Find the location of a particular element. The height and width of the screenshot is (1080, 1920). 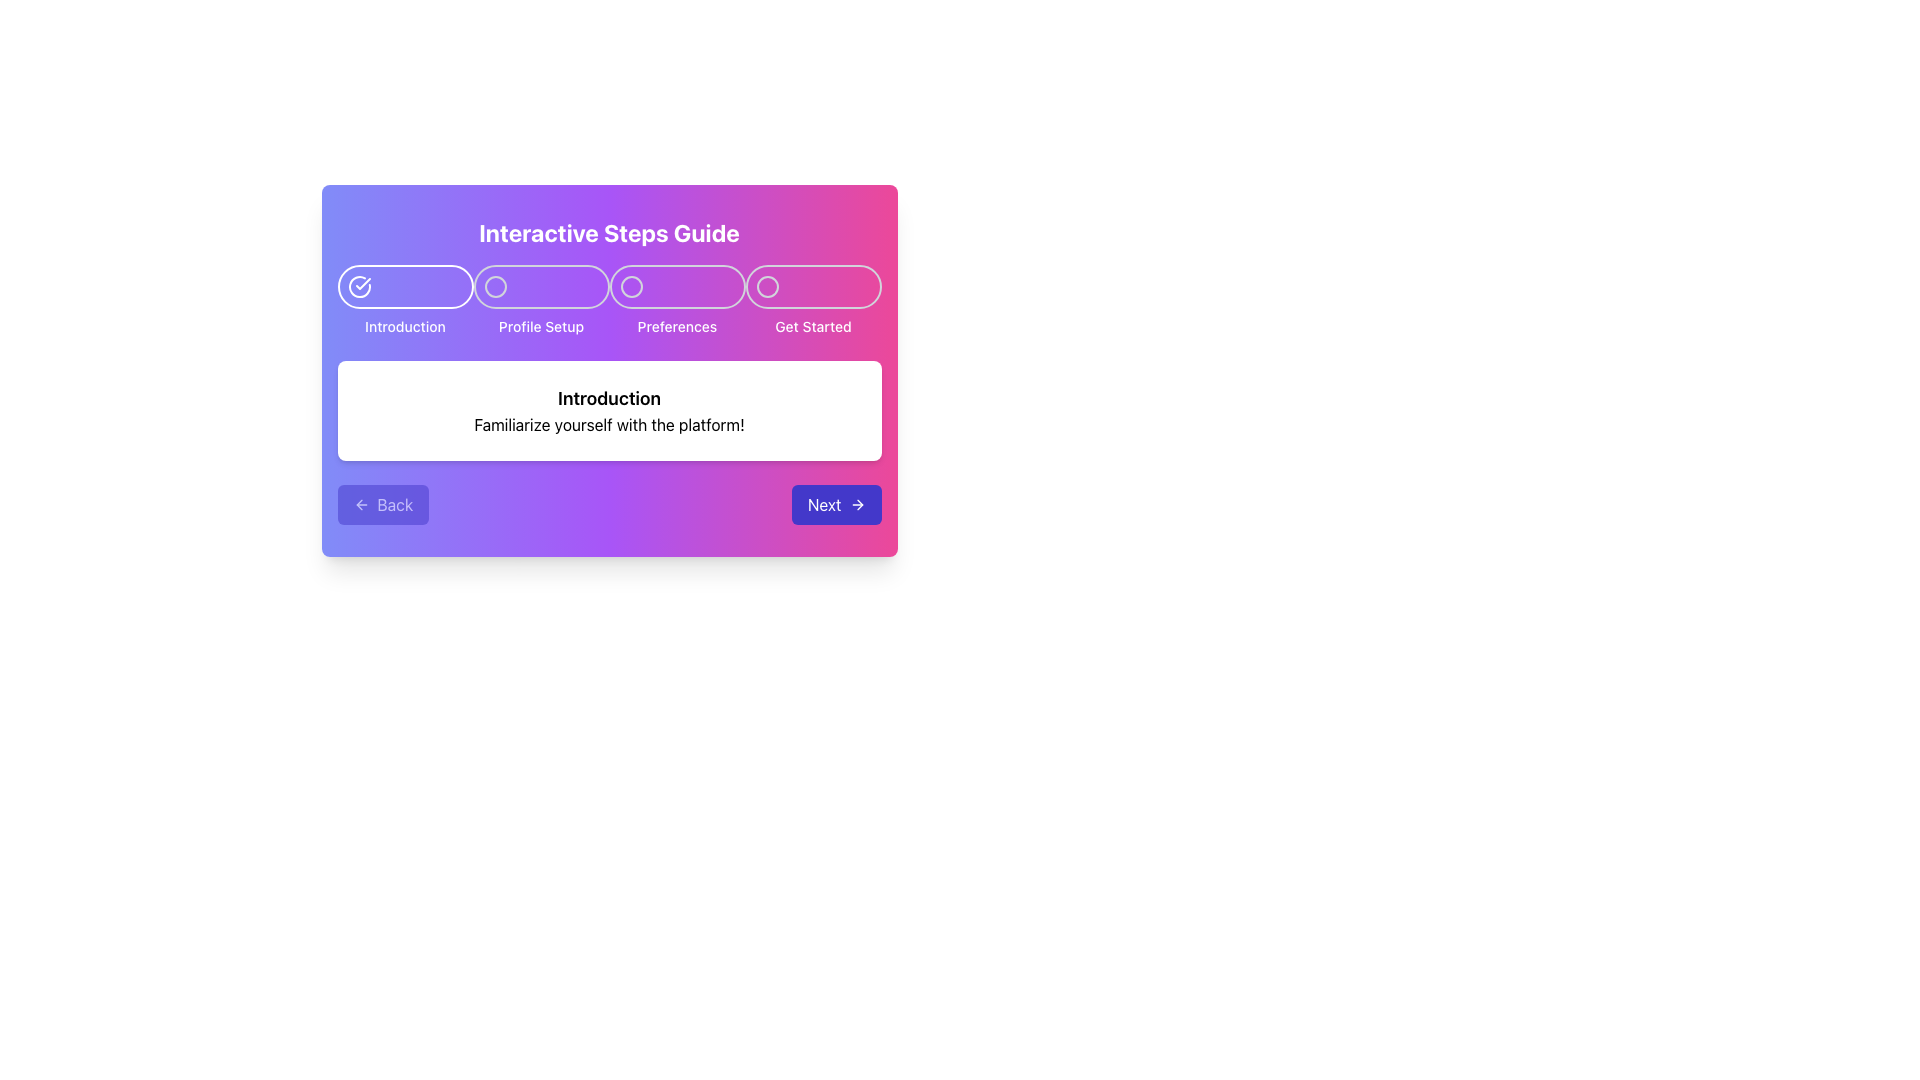

the last step indicator in the guided interactive process, located at the top-right side of the interface after 'Preferences' is located at coordinates (813, 300).